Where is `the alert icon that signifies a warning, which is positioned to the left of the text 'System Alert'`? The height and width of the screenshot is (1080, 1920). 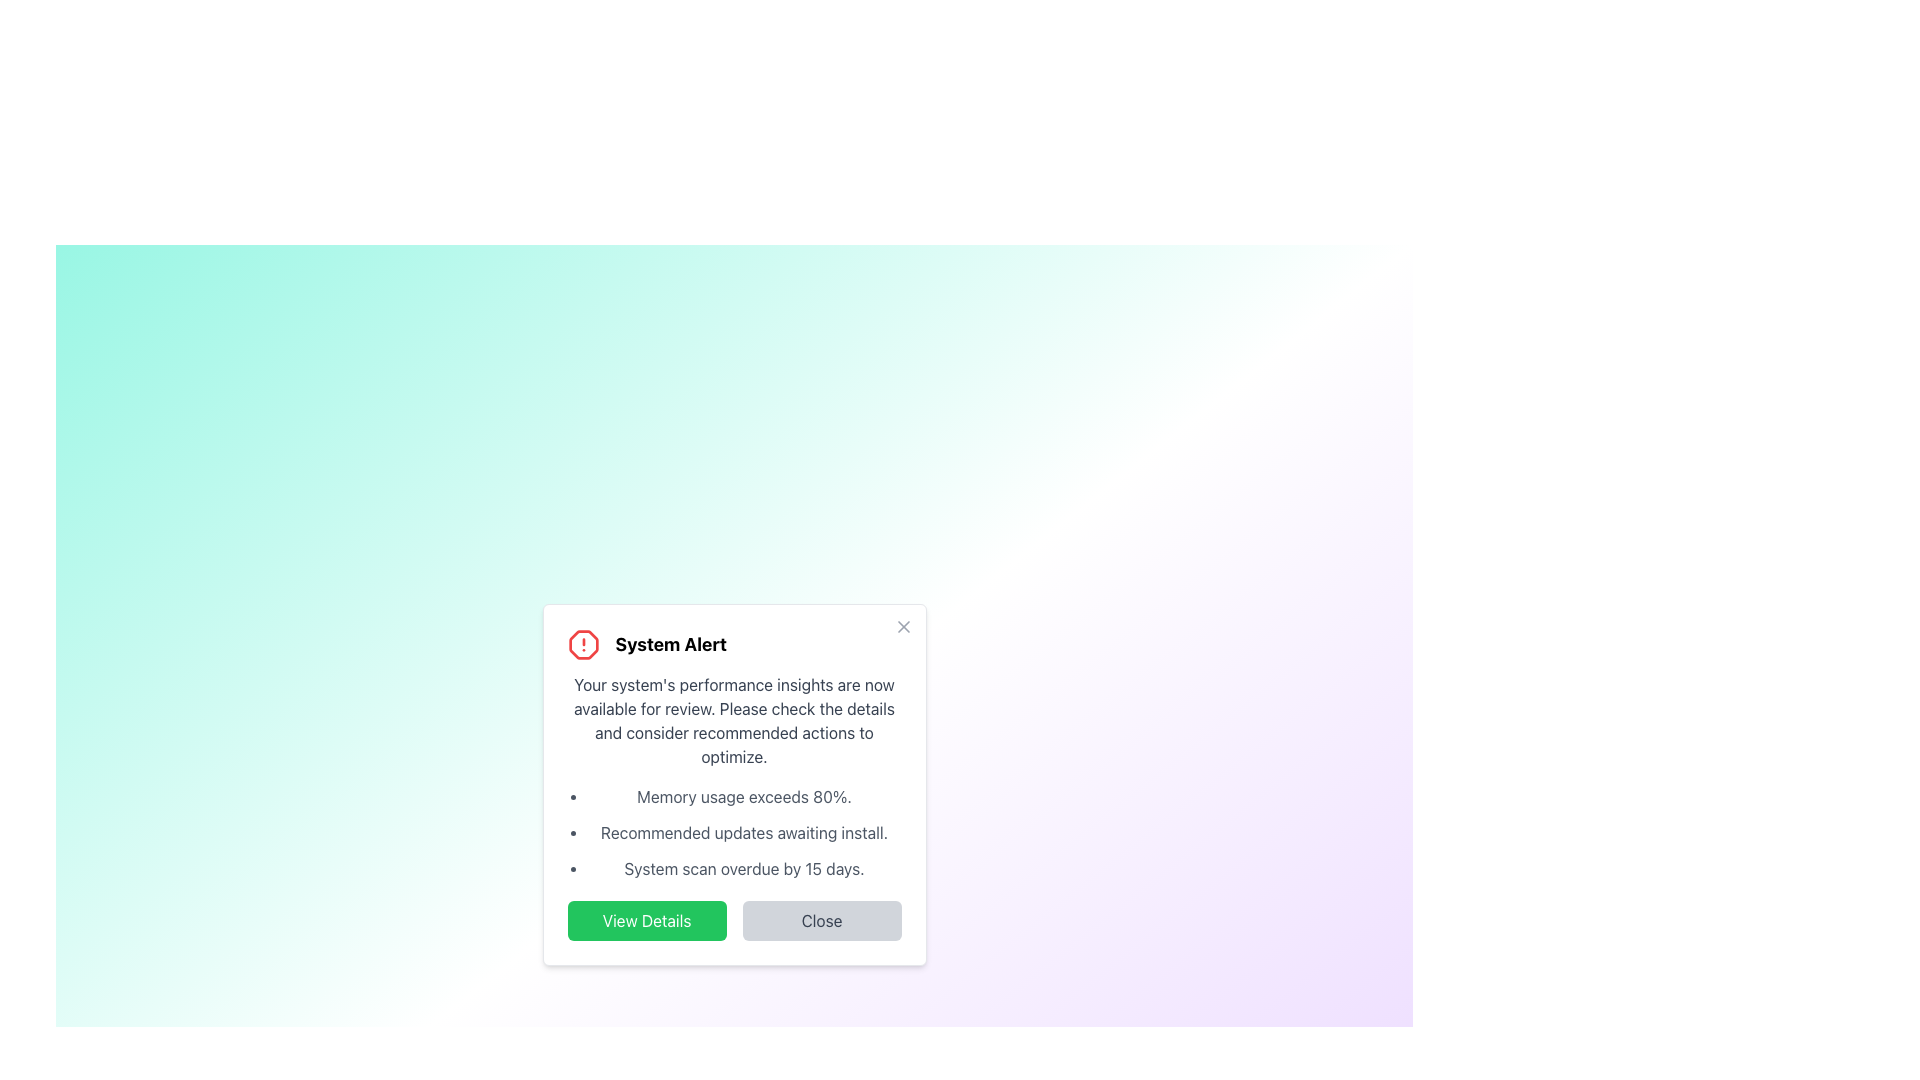 the alert icon that signifies a warning, which is positioned to the left of the text 'System Alert' is located at coordinates (582, 644).